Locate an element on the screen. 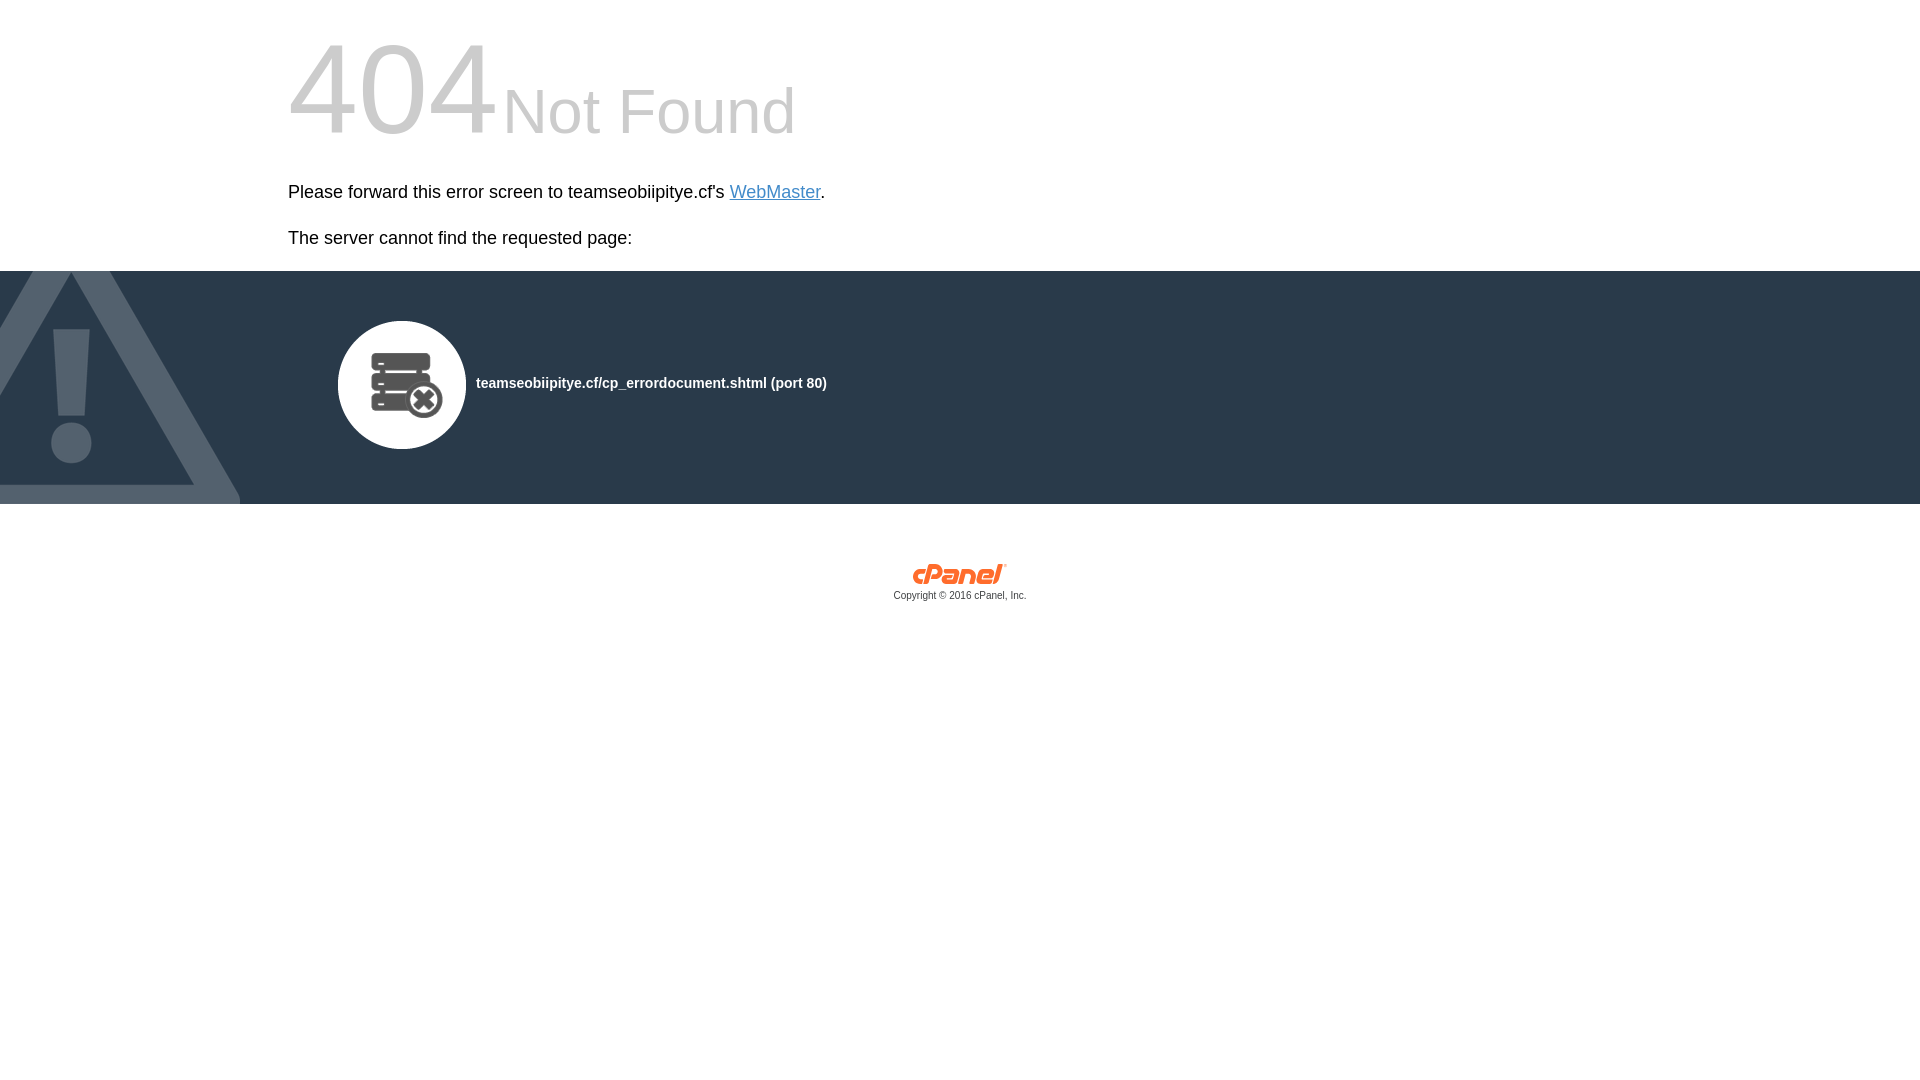  'WebMaster' is located at coordinates (774, 192).